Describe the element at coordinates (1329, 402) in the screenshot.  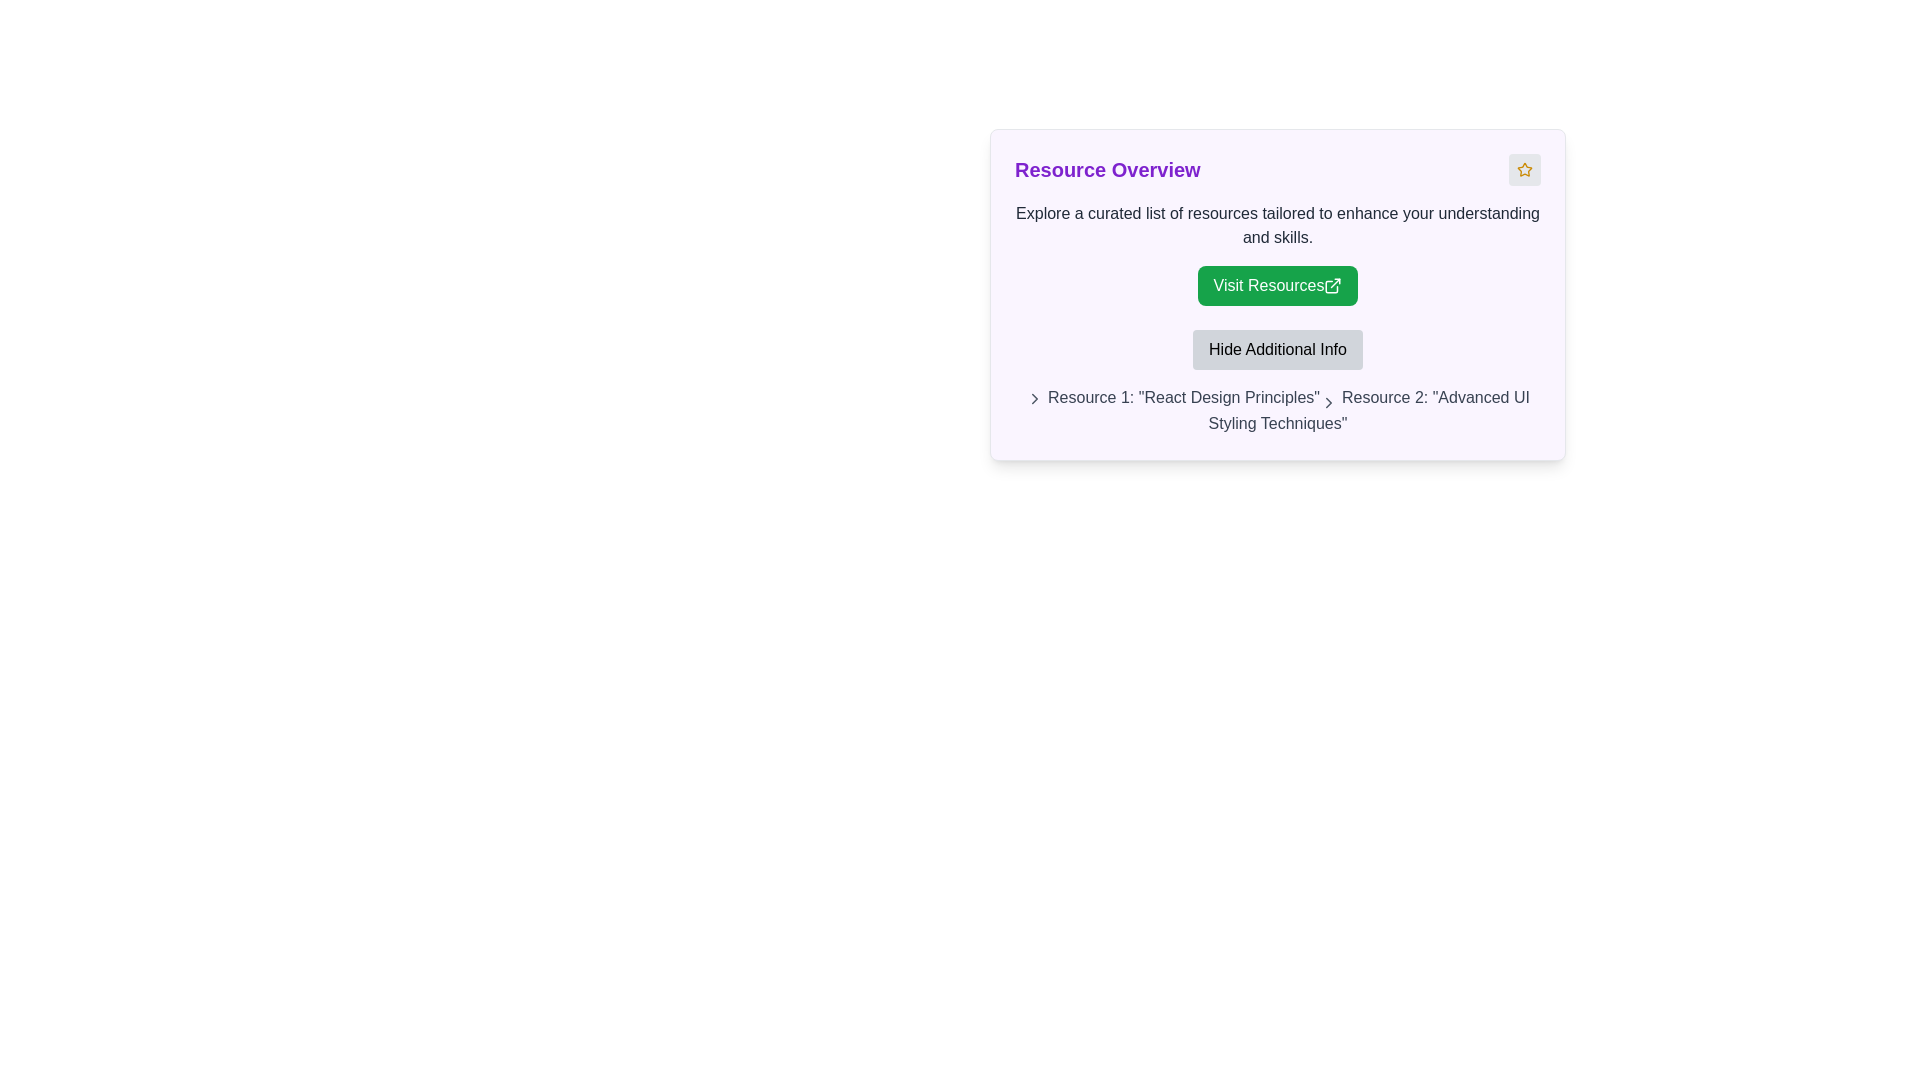
I see `the second chevron icon indicating navigation for 'Resource 2: "Advanced UI Styling Techniques"'` at that location.